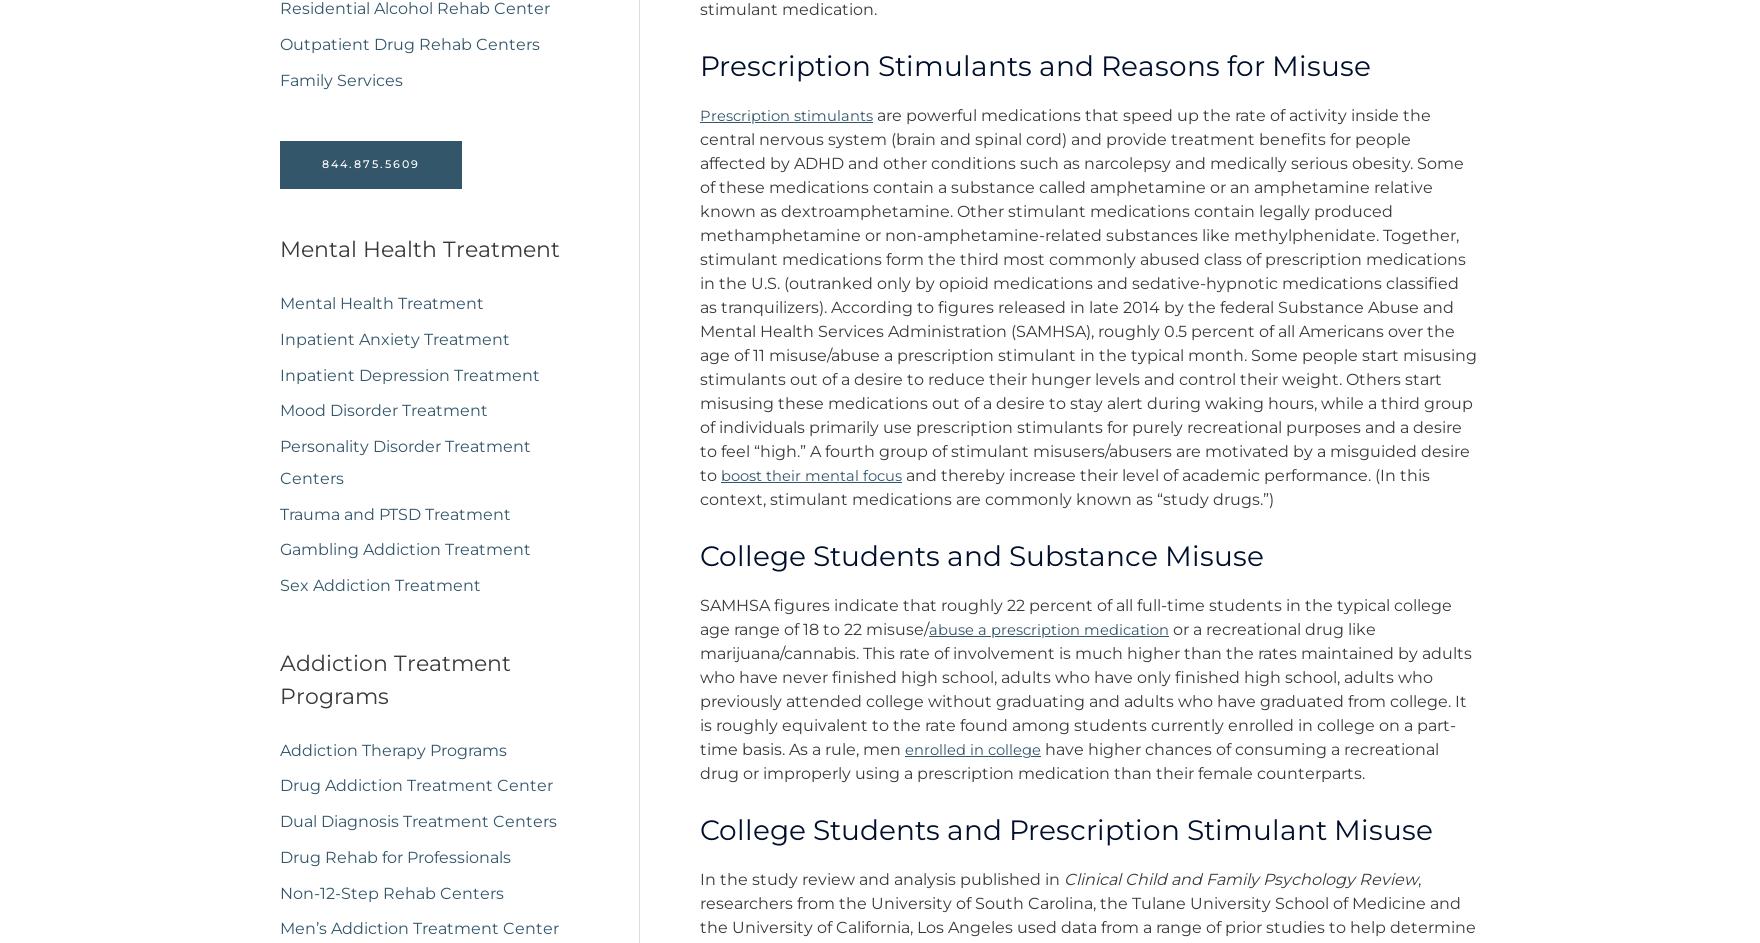 This screenshot has width=1760, height=943. Describe the element at coordinates (279, 865) in the screenshot. I see `'Drug Rehab for Professionals'` at that location.